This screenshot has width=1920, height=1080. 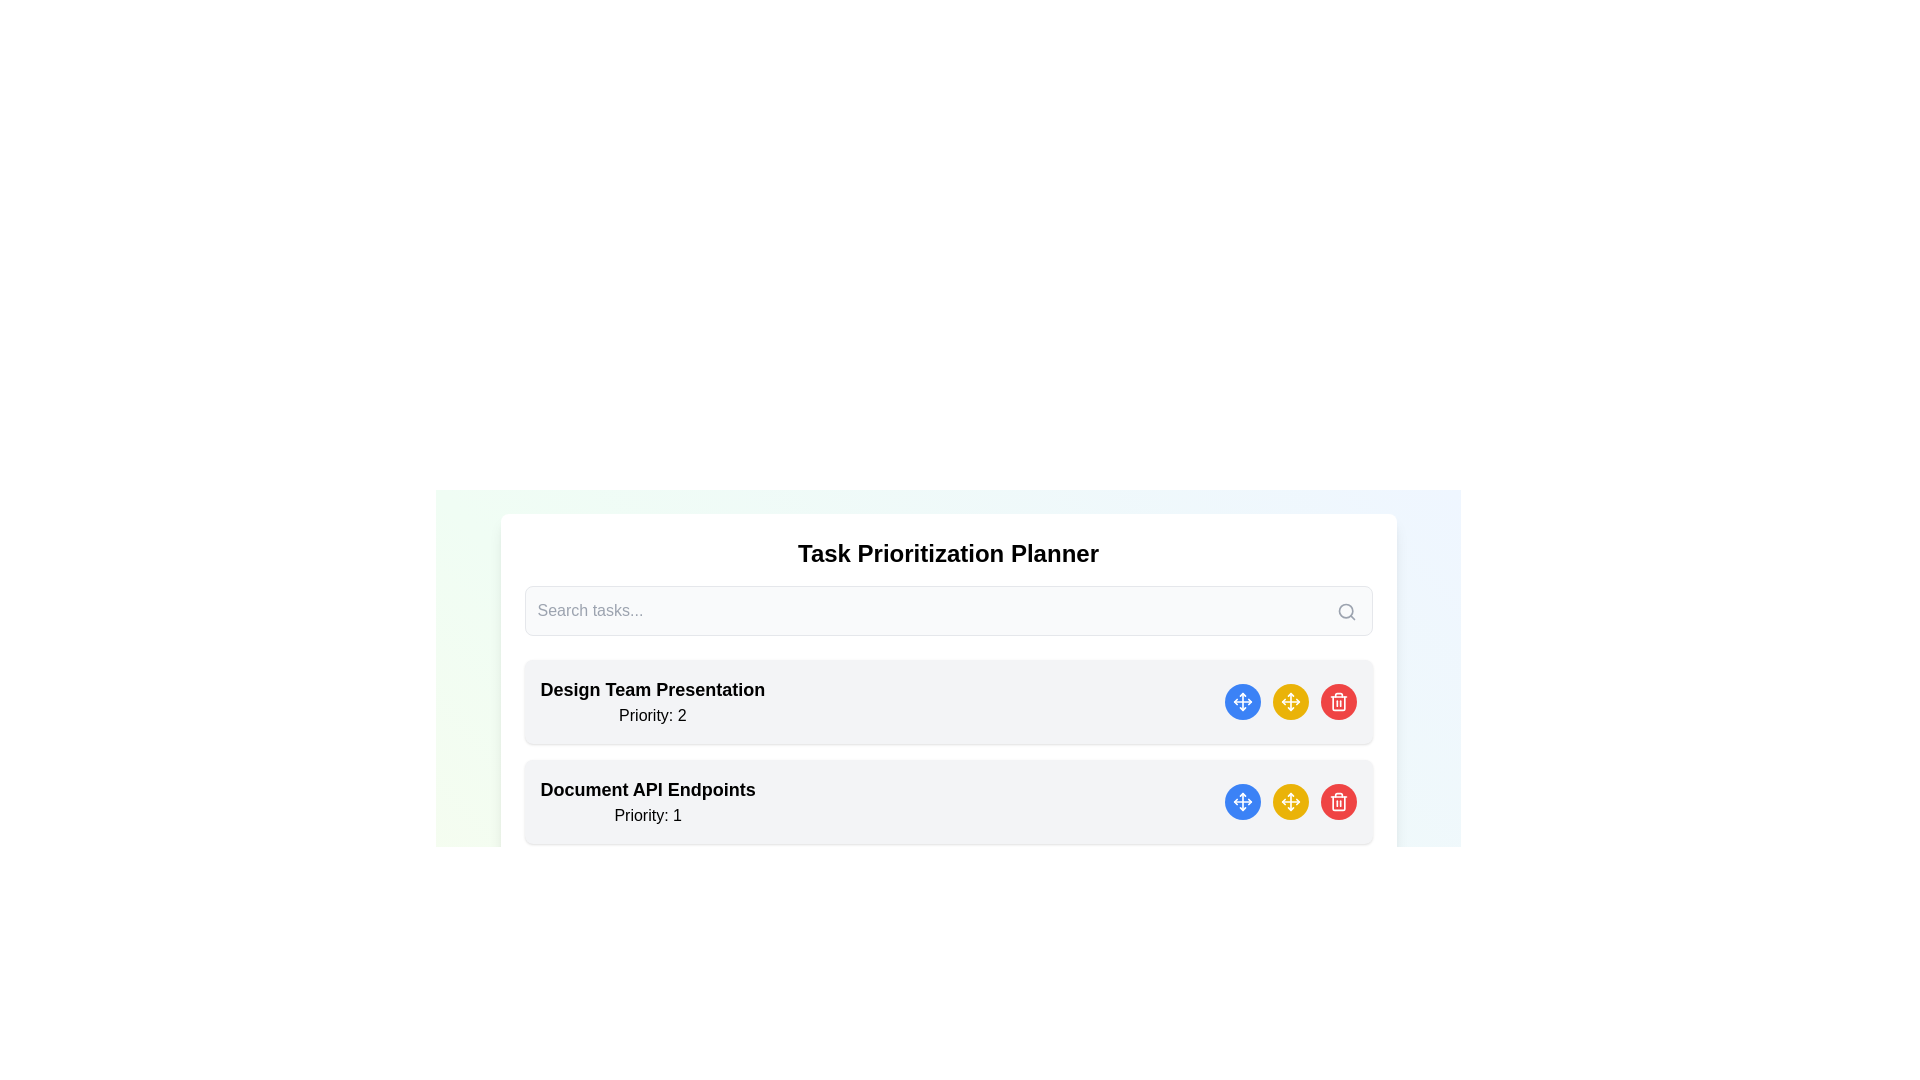 What do you see at coordinates (1241, 801) in the screenshot?
I see `the blue circular icon with four arrows pointing outward, located at the end of the second task item row` at bounding box center [1241, 801].